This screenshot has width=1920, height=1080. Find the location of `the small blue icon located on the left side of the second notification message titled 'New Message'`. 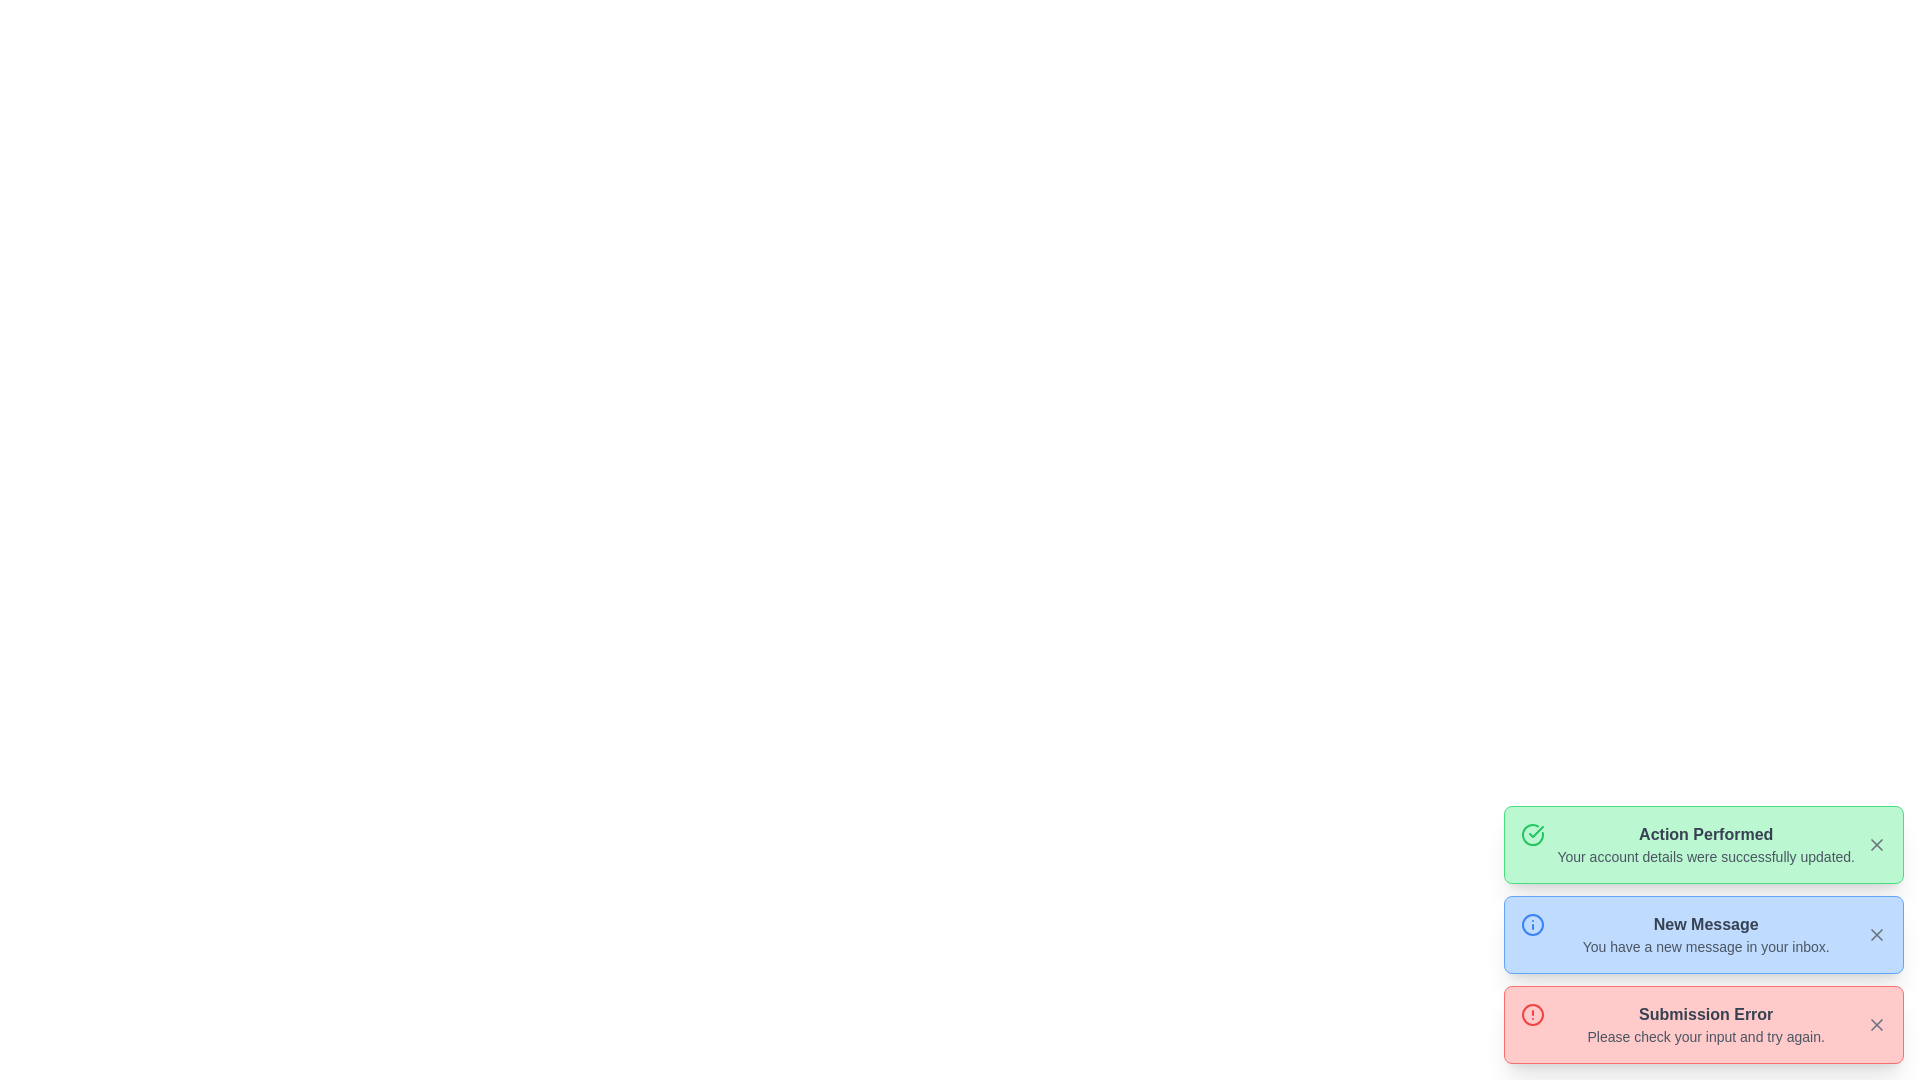

the small blue icon located on the left side of the second notification message titled 'New Message' is located at coordinates (1532, 925).